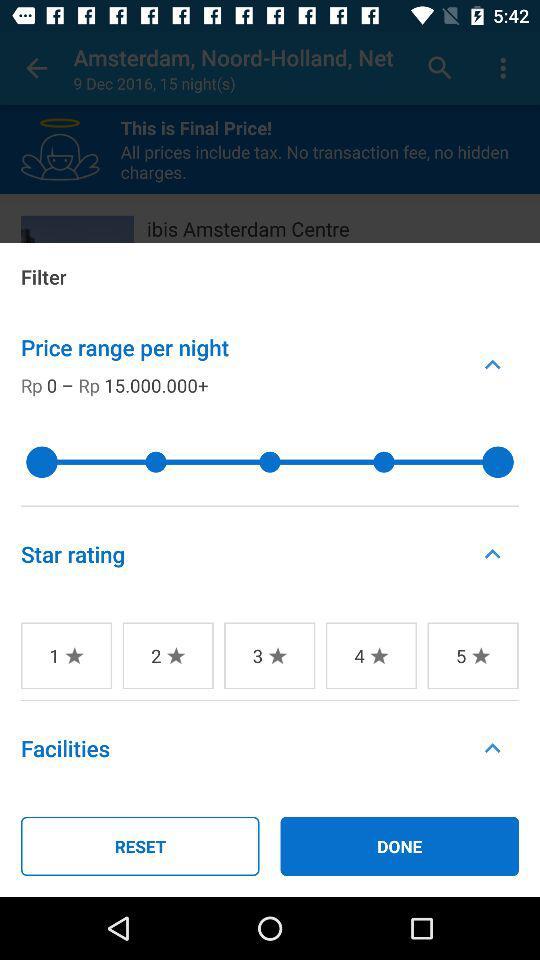 The width and height of the screenshot is (540, 960). Describe the element at coordinates (399, 845) in the screenshot. I see `done item` at that location.